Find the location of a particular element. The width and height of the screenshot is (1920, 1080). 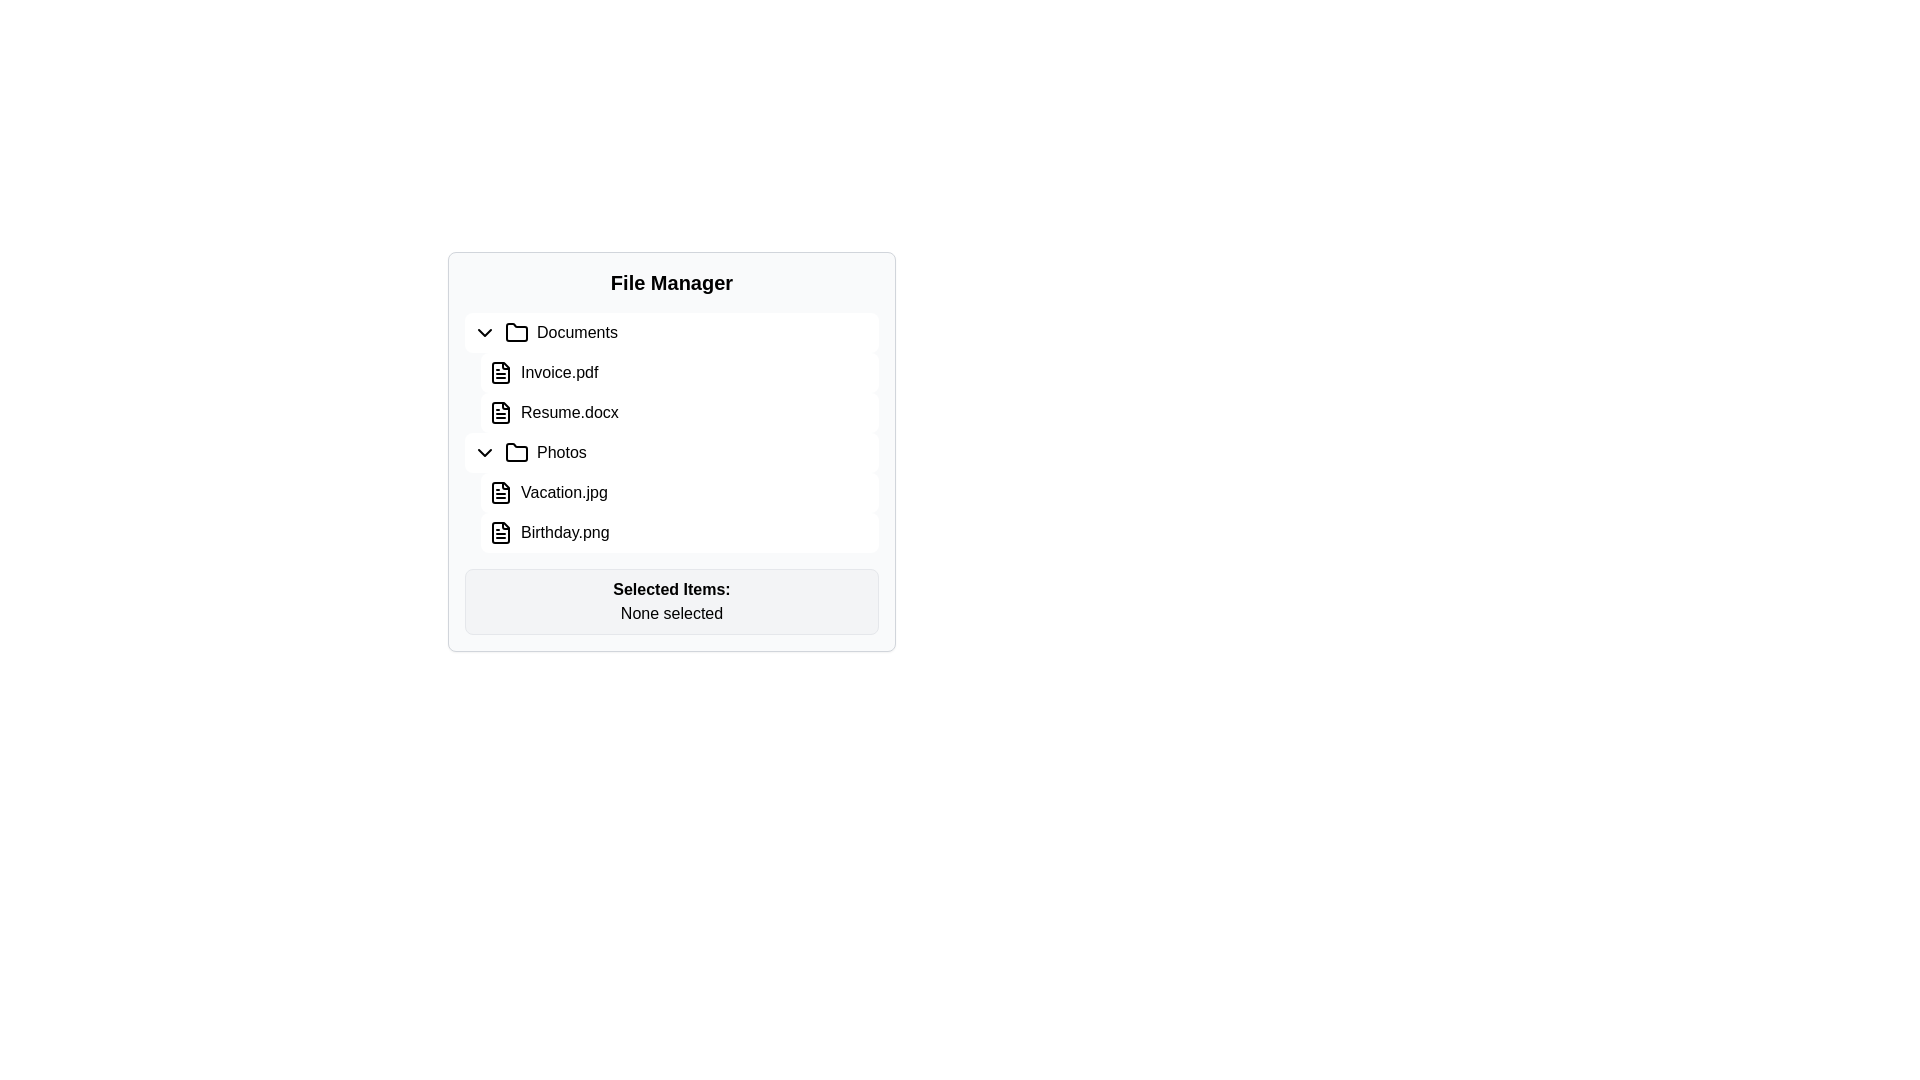

the graphical representation of the document icon located at the top-left position of the component is located at coordinates (500, 411).